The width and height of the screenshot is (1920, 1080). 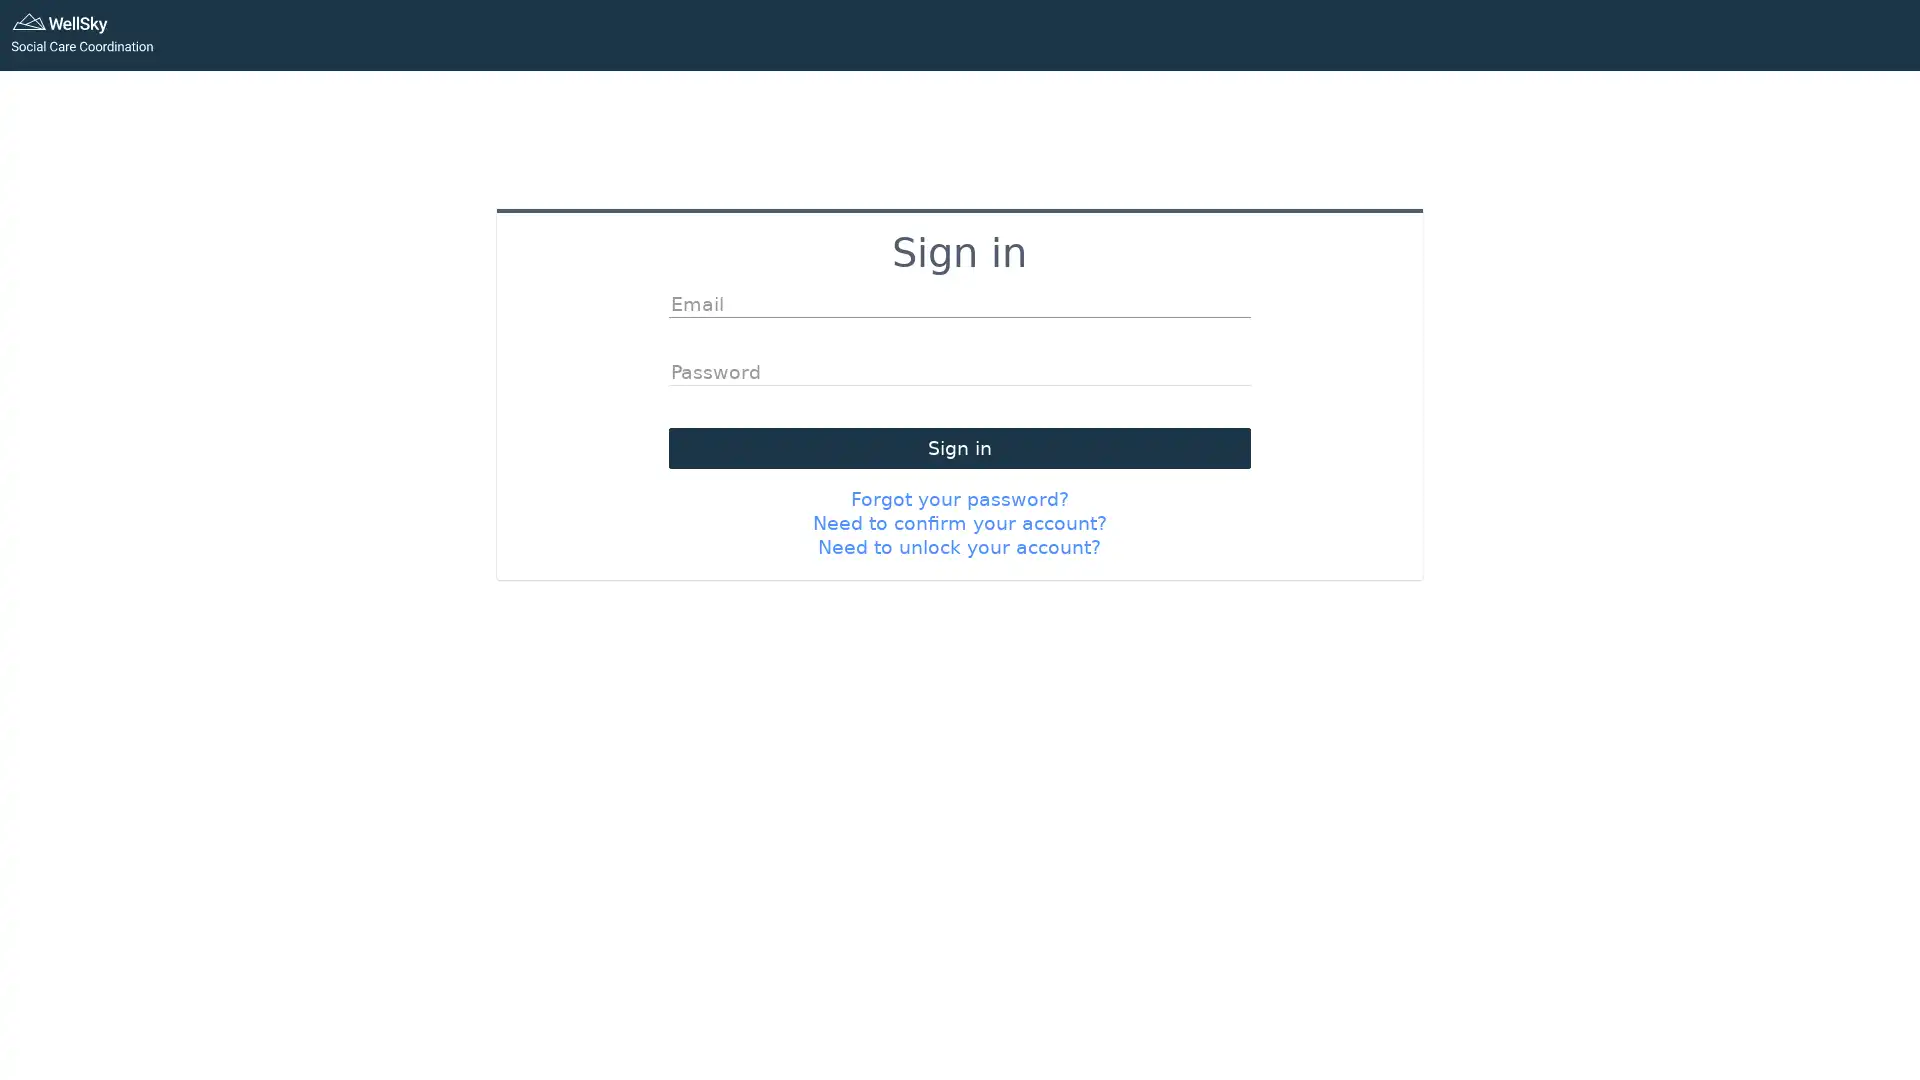 What do you see at coordinates (958, 446) in the screenshot?
I see `Sign in` at bounding box center [958, 446].